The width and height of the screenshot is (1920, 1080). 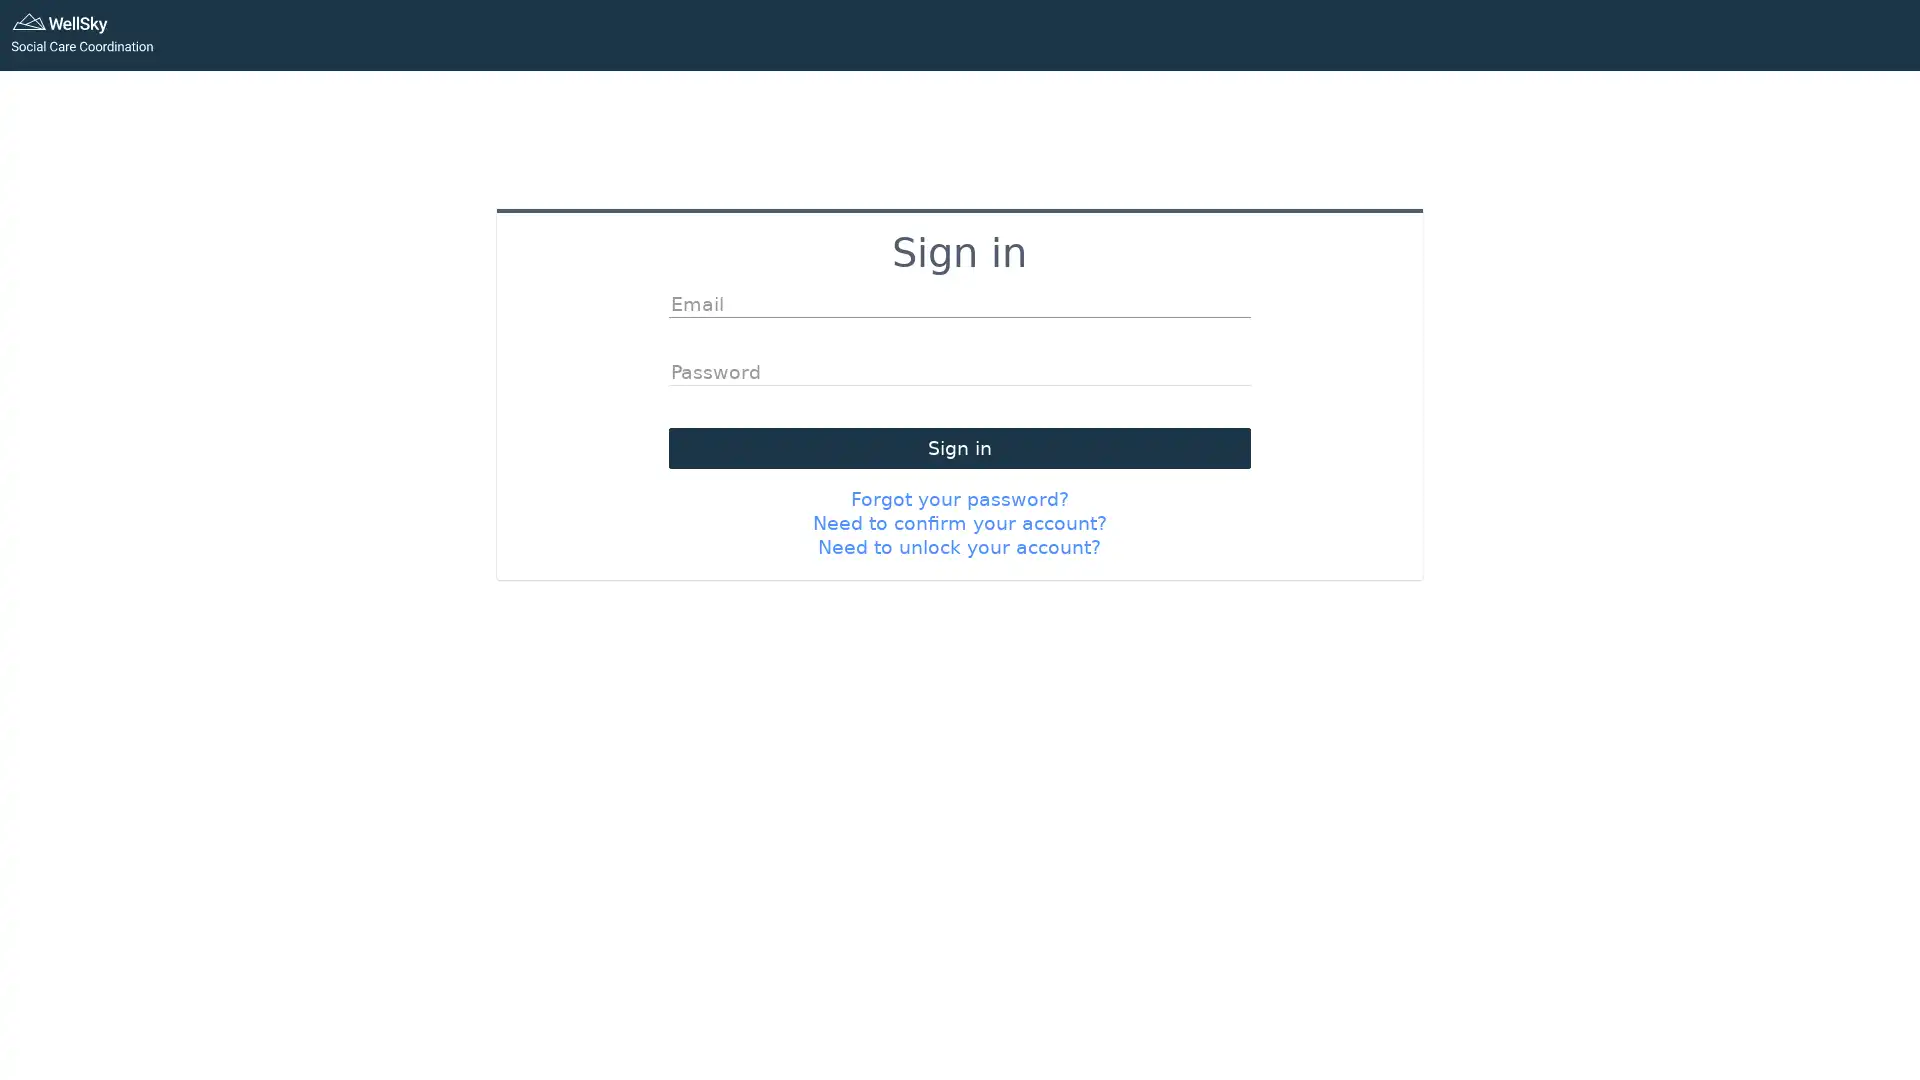 What do you see at coordinates (958, 446) in the screenshot?
I see `Sign in` at bounding box center [958, 446].